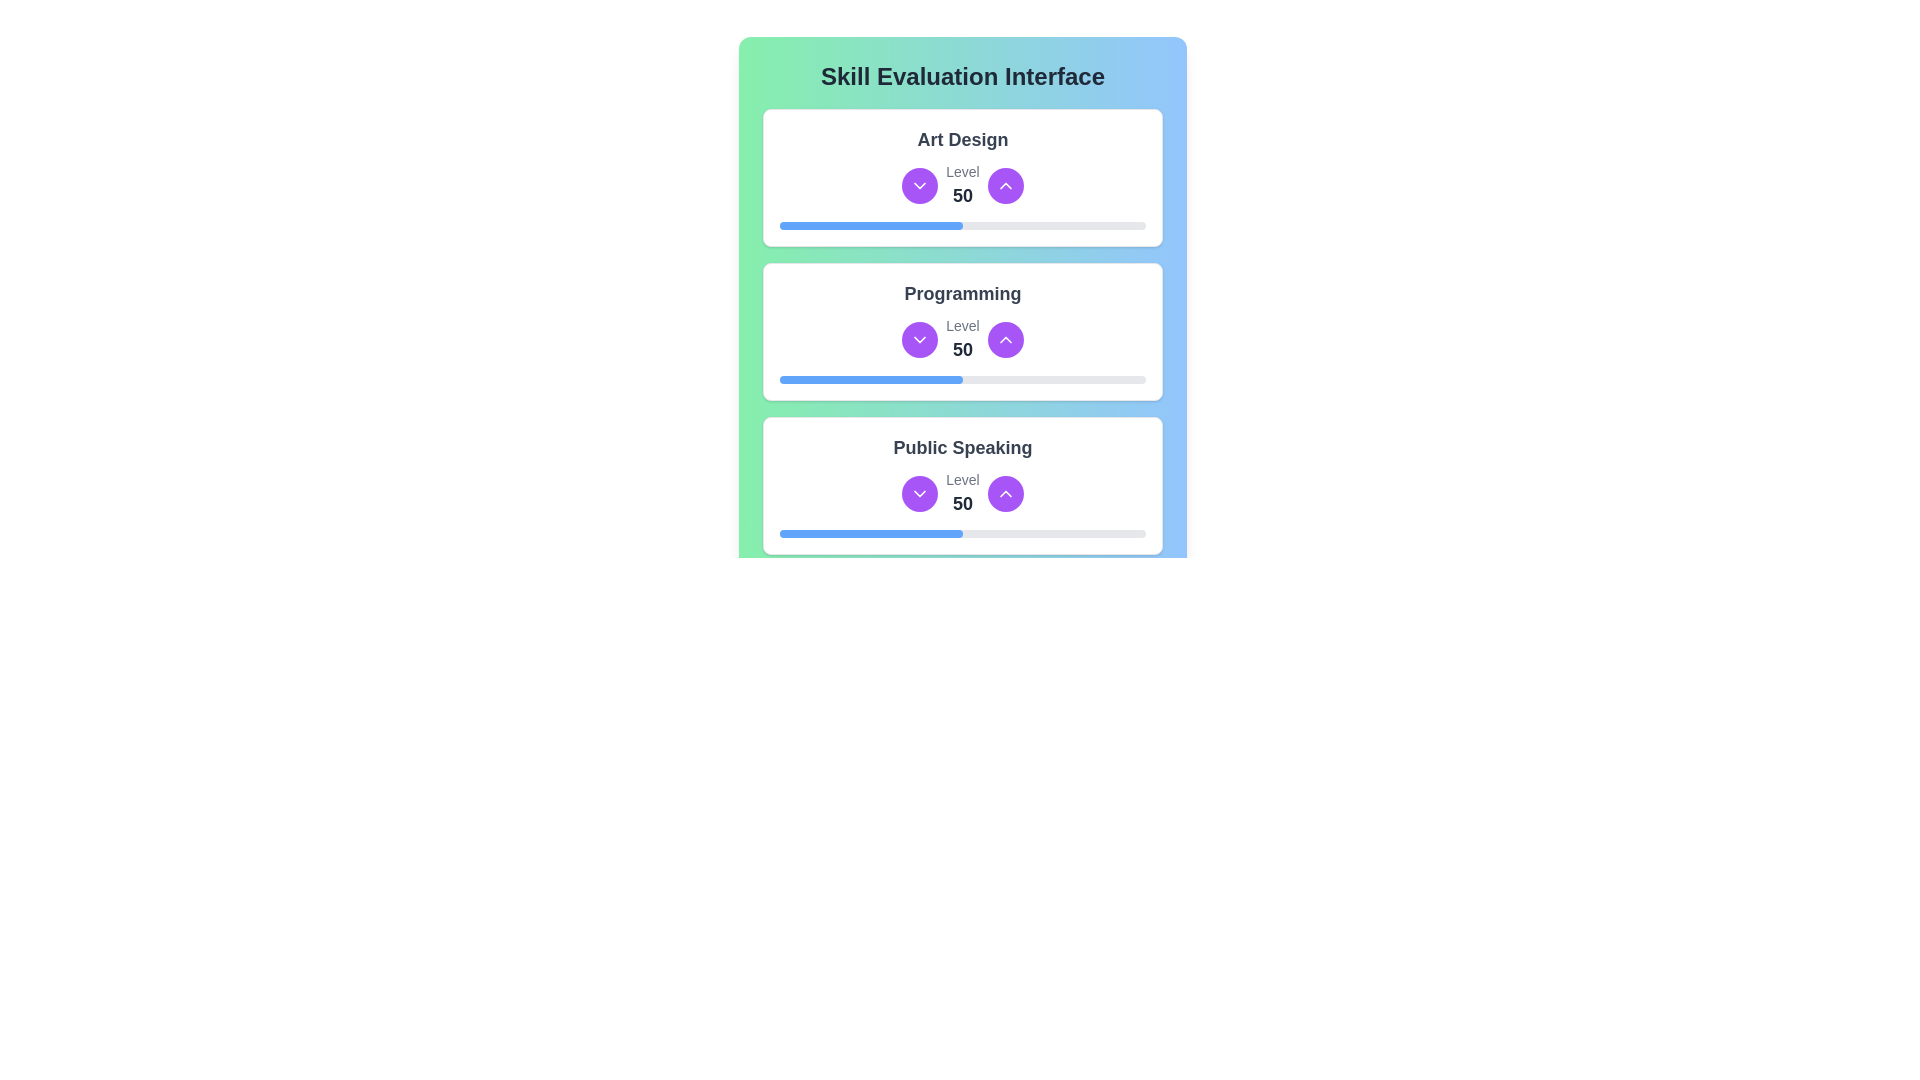 This screenshot has width=1920, height=1080. I want to click on the blue filled portion of the progress bar representing the completion of the 'Art Design' skill in the Skill Evaluation Interface, so click(871, 225).